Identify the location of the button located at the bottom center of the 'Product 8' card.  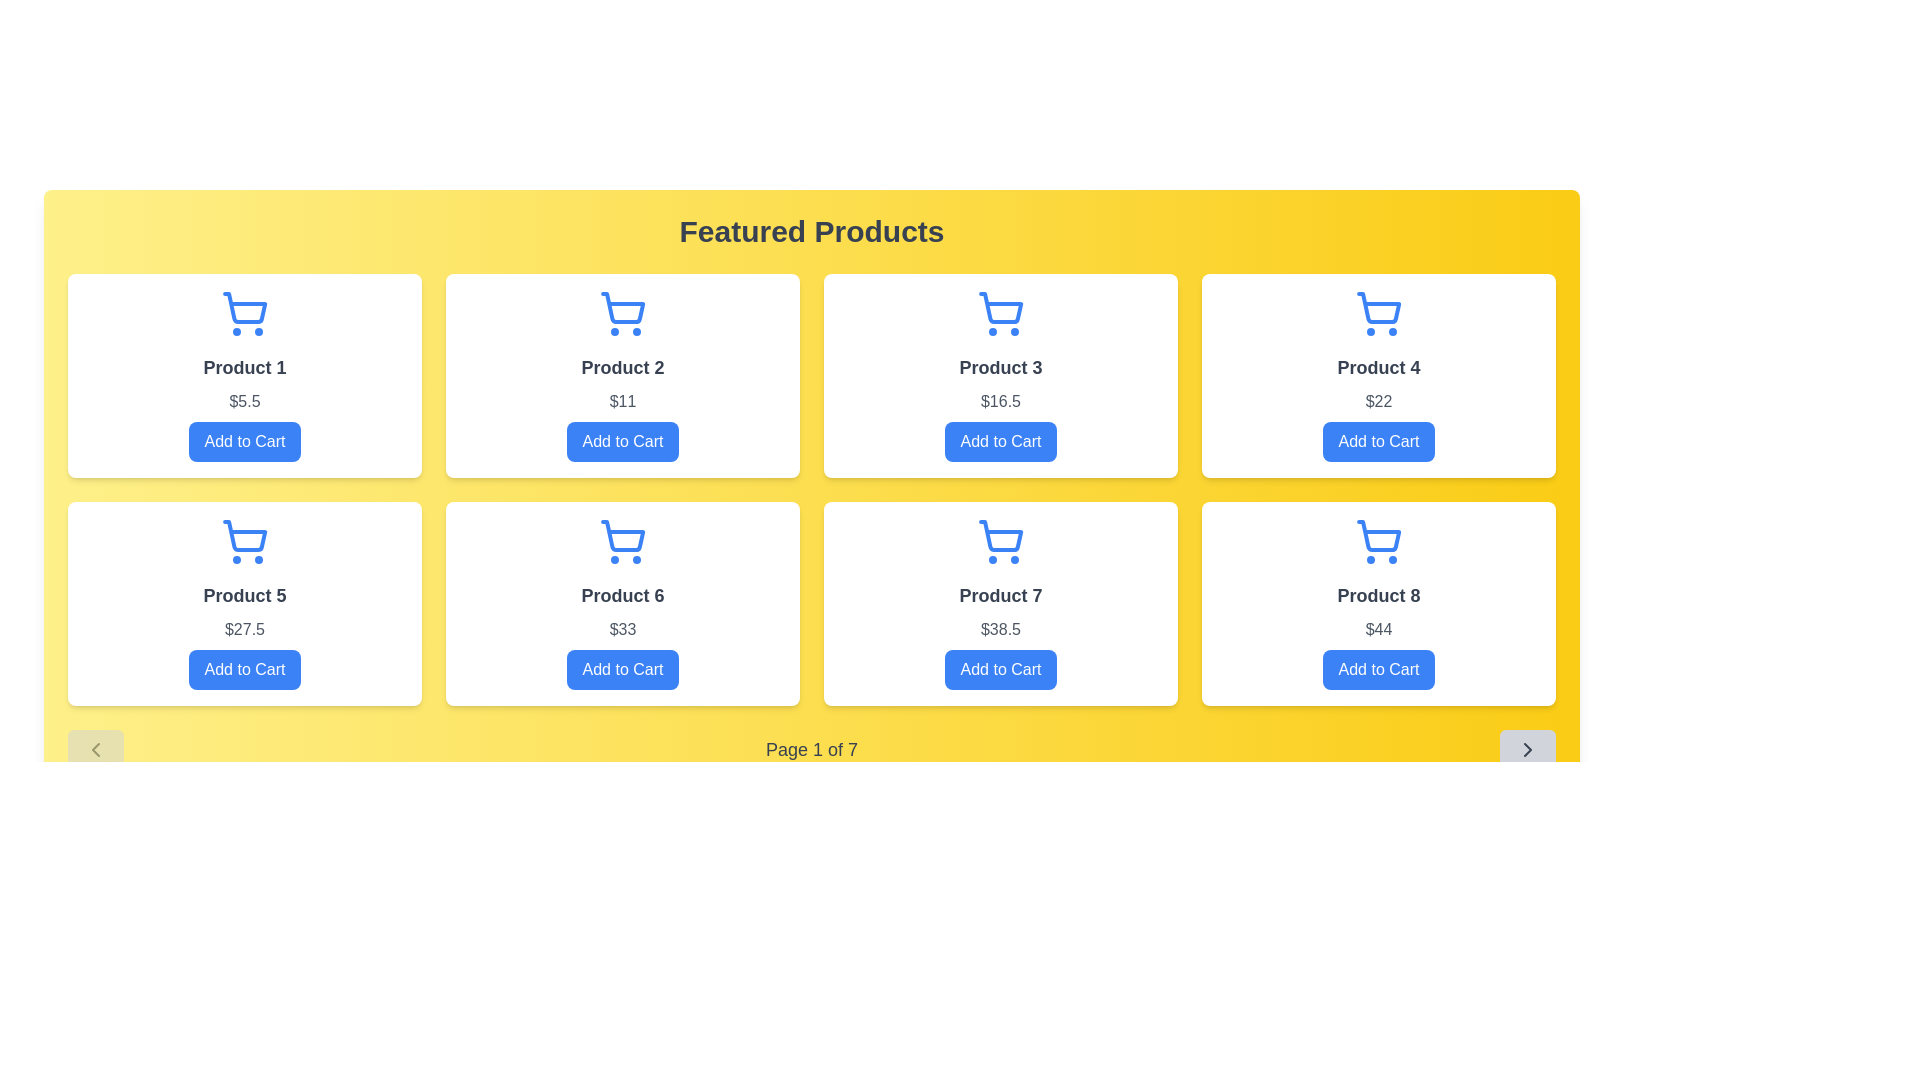
(1377, 670).